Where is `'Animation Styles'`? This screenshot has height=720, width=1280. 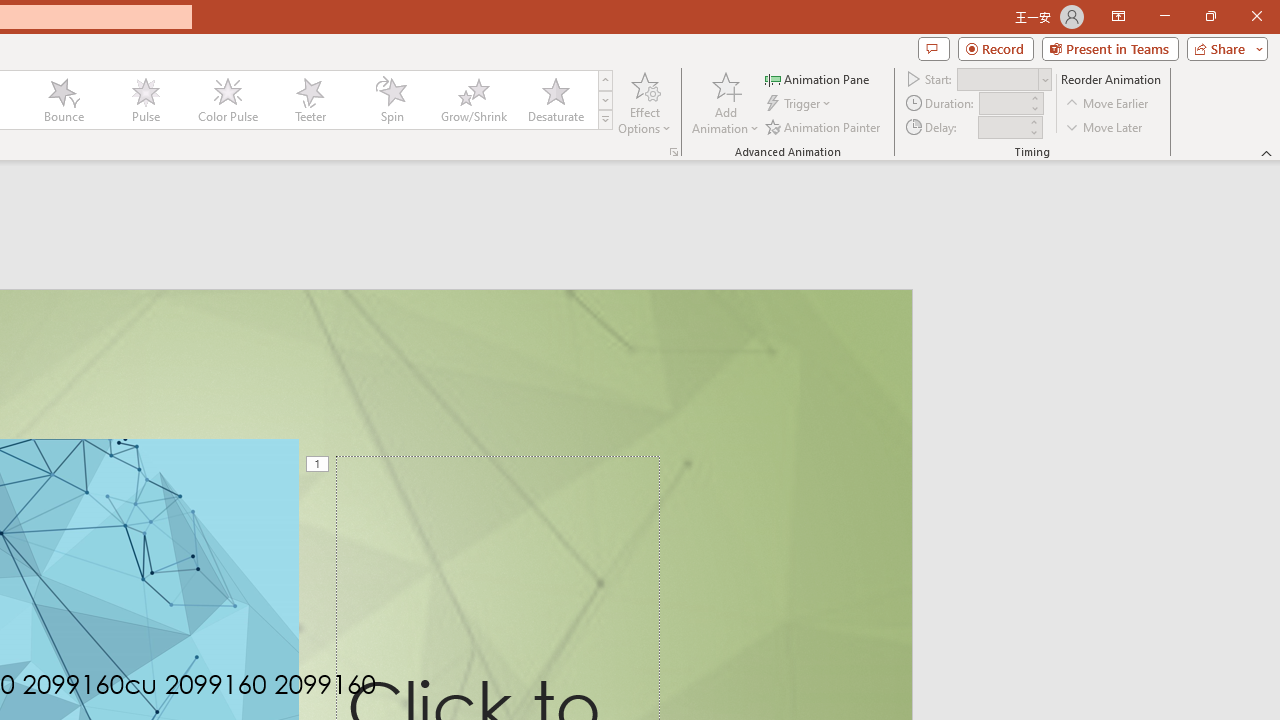 'Animation Styles' is located at coordinates (604, 120).